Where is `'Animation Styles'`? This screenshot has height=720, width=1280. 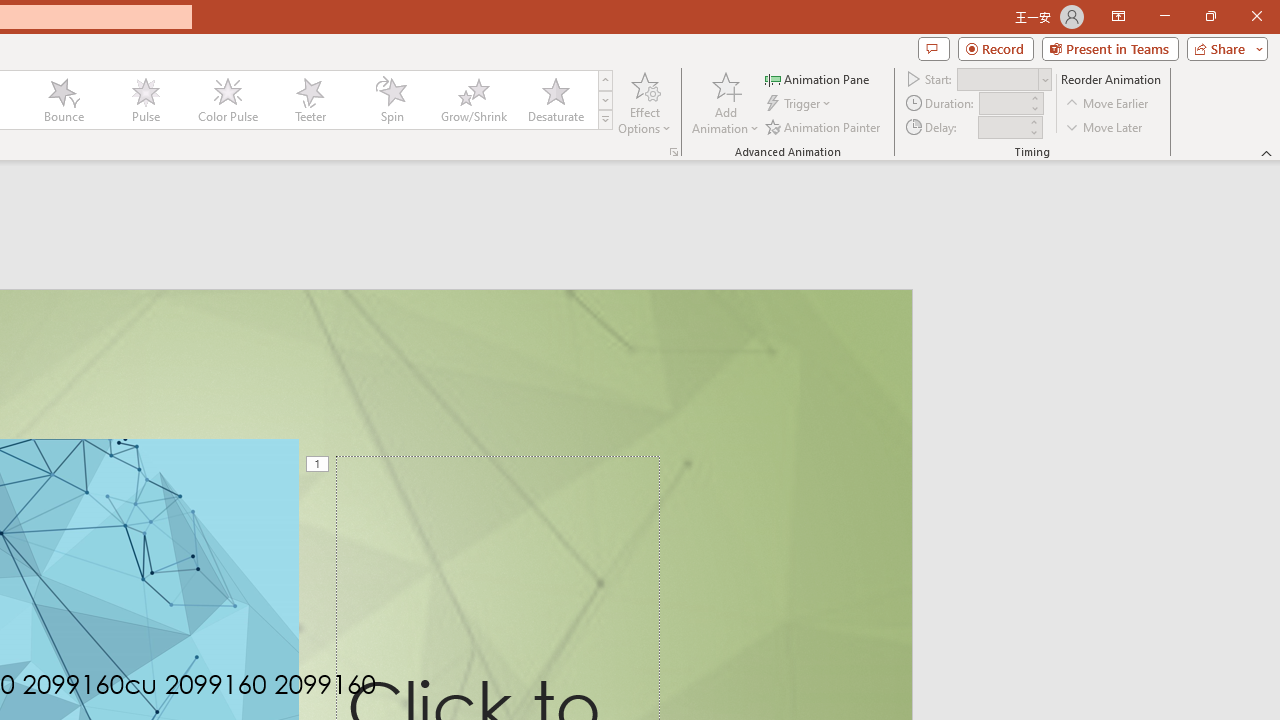 'Animation Styles' is located at coordinates (604, 120).